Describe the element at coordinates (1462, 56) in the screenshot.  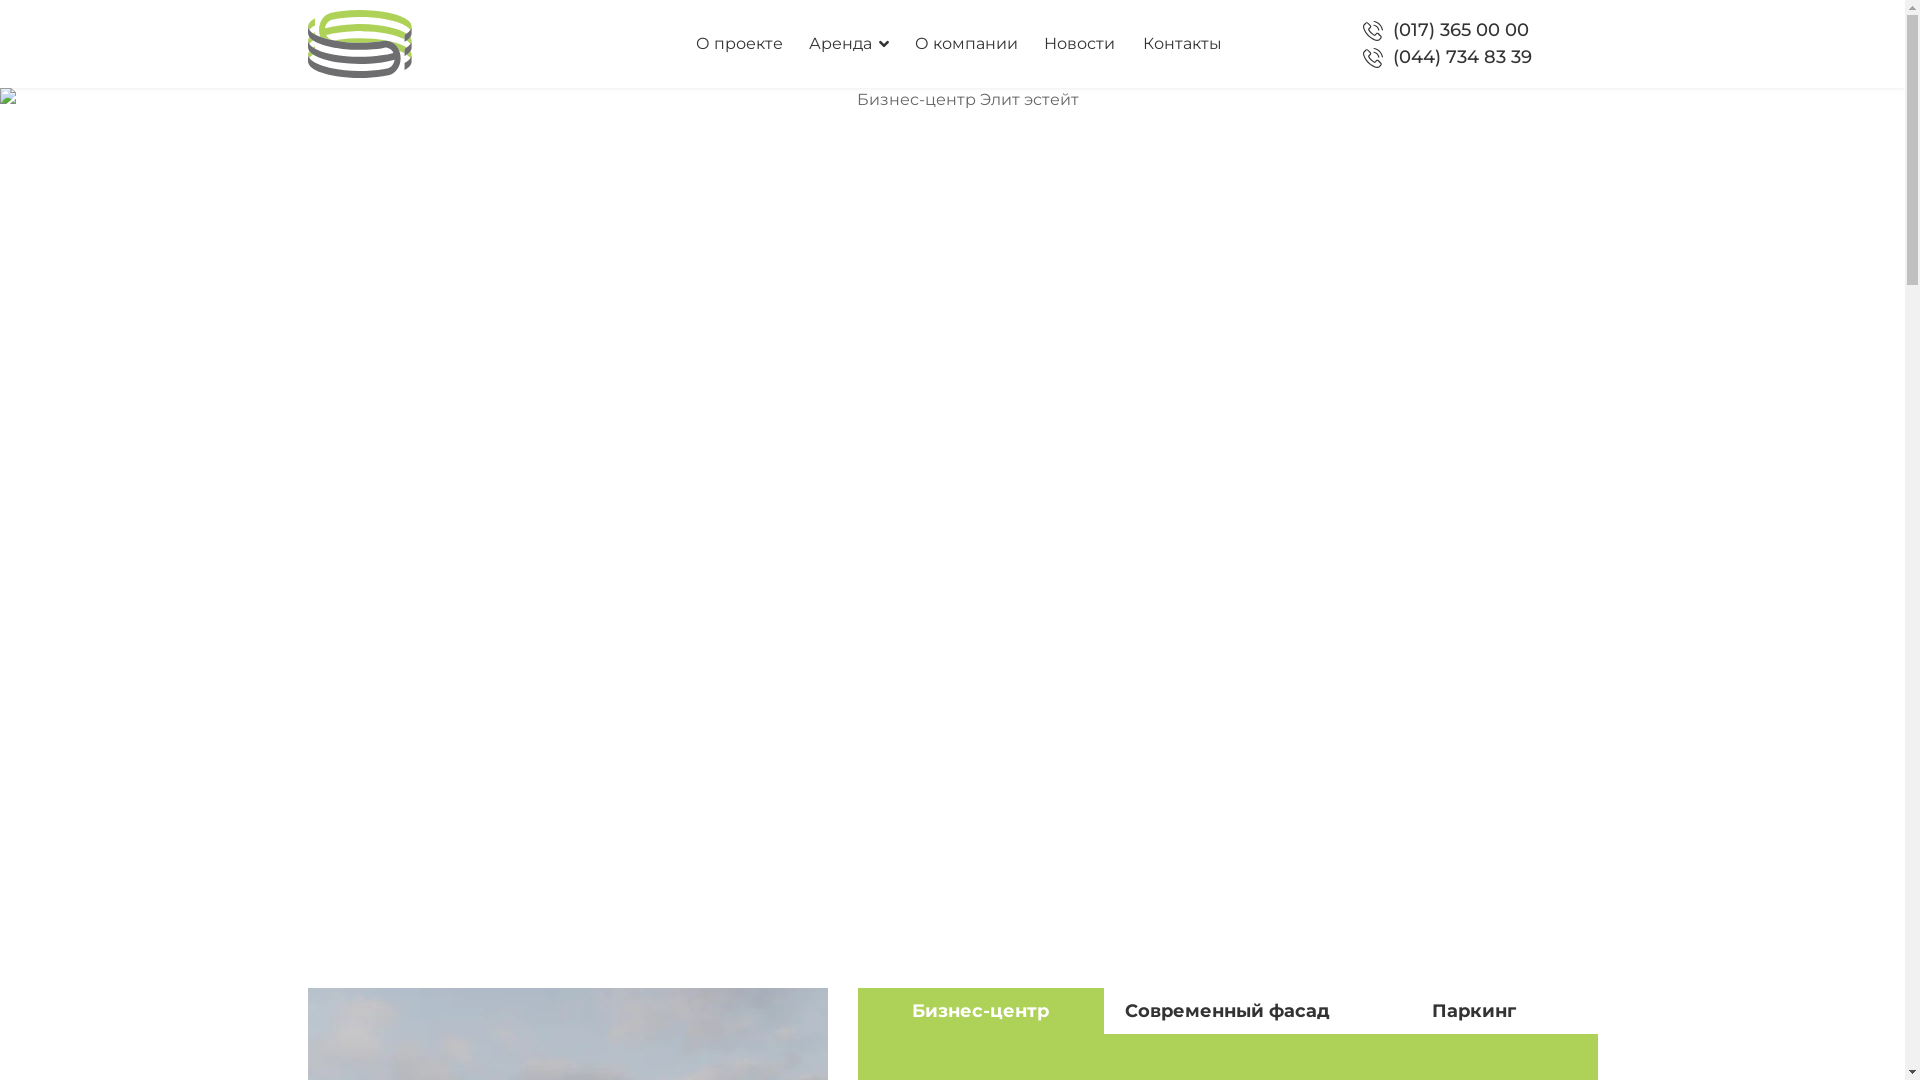
I see `'(044) 734 83 39'` at that location.